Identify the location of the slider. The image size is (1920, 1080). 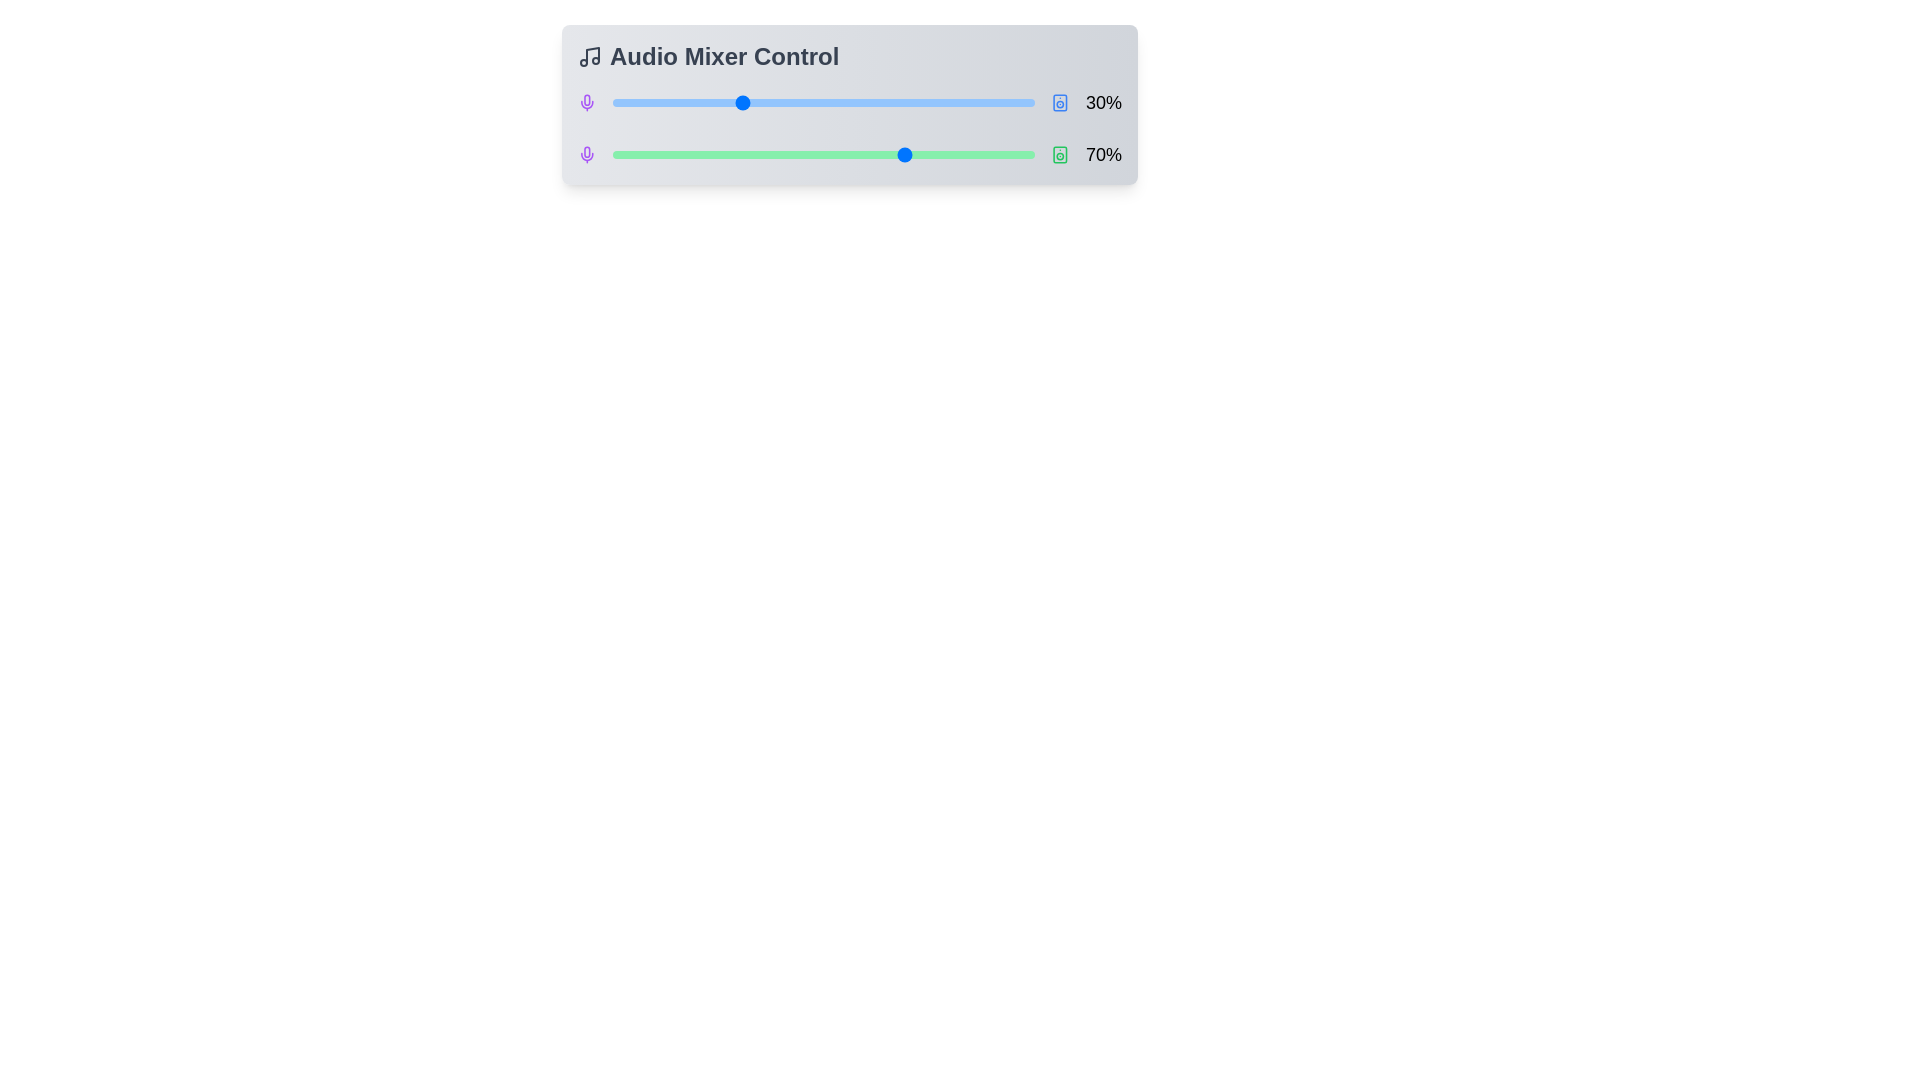
(771, 103).